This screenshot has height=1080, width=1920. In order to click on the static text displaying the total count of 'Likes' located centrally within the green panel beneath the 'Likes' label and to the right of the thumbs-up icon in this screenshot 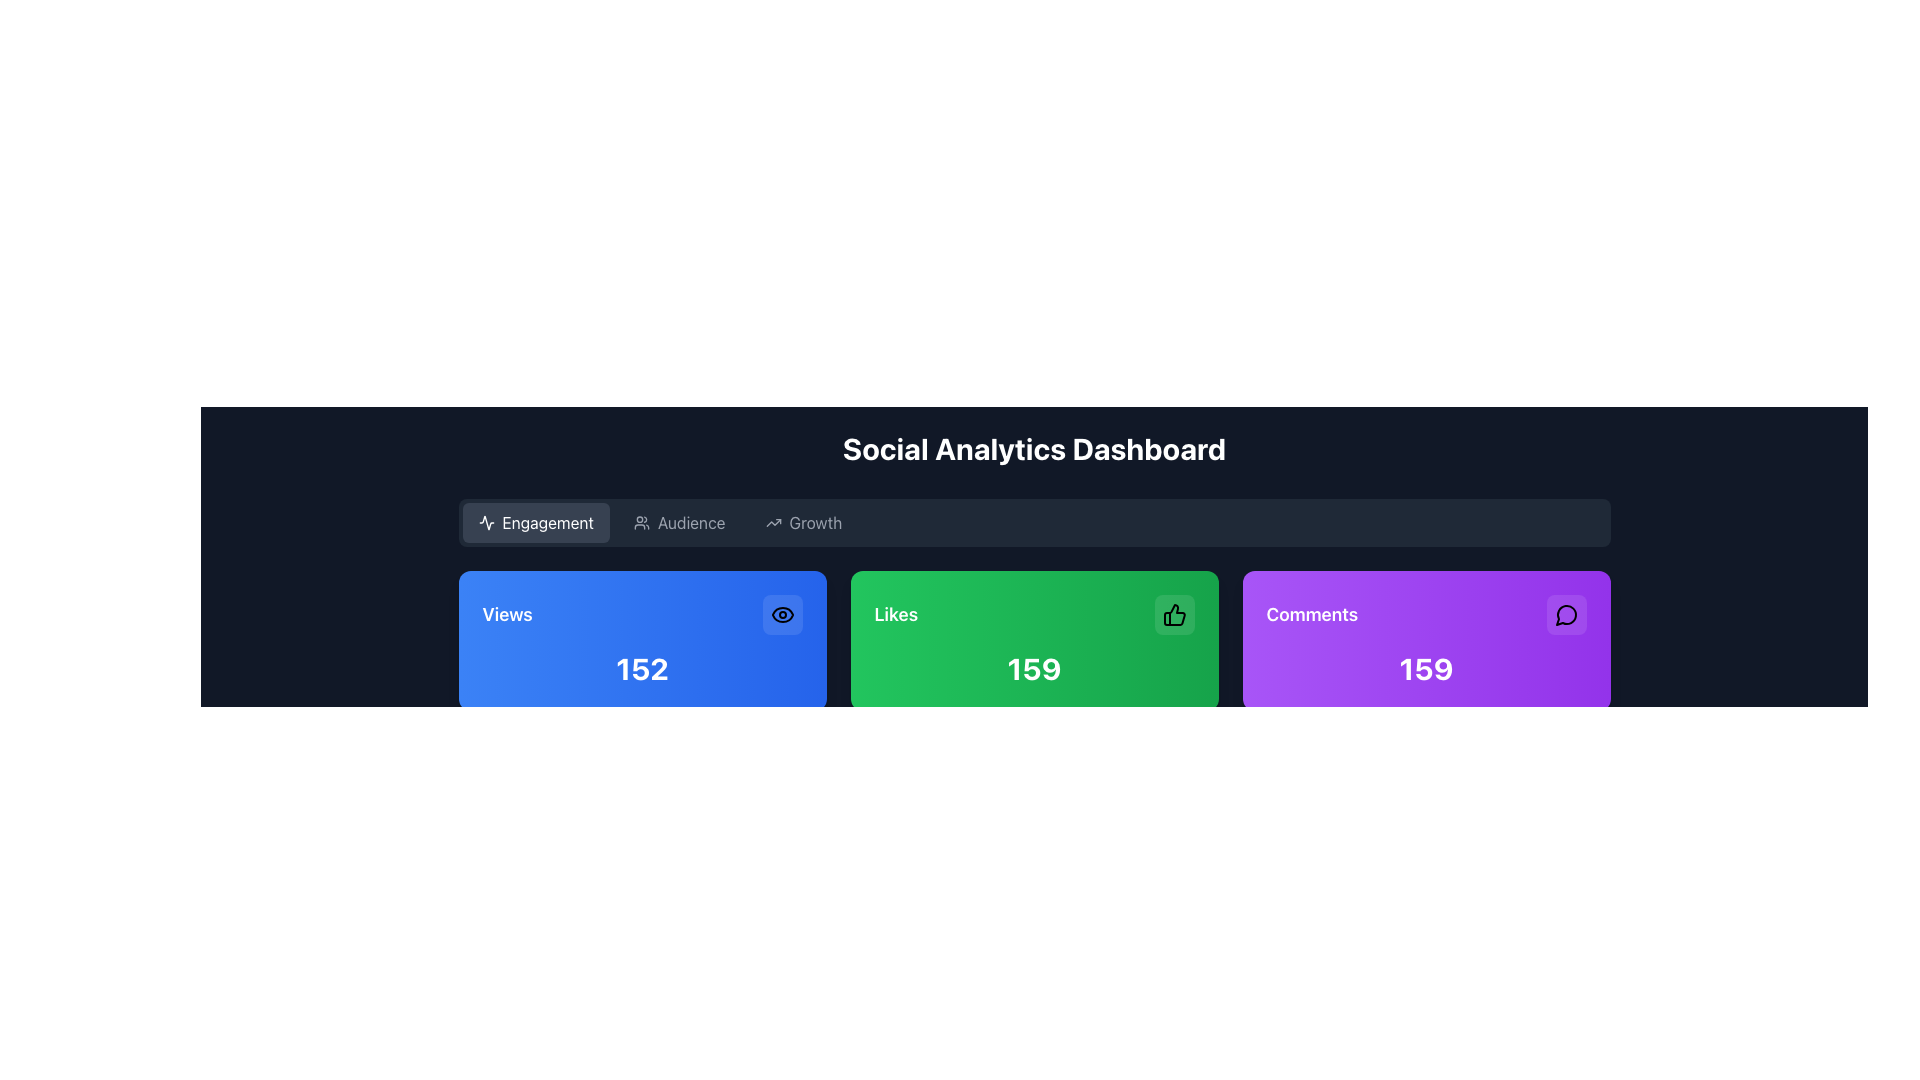, I will do `click(1034, 668)`.